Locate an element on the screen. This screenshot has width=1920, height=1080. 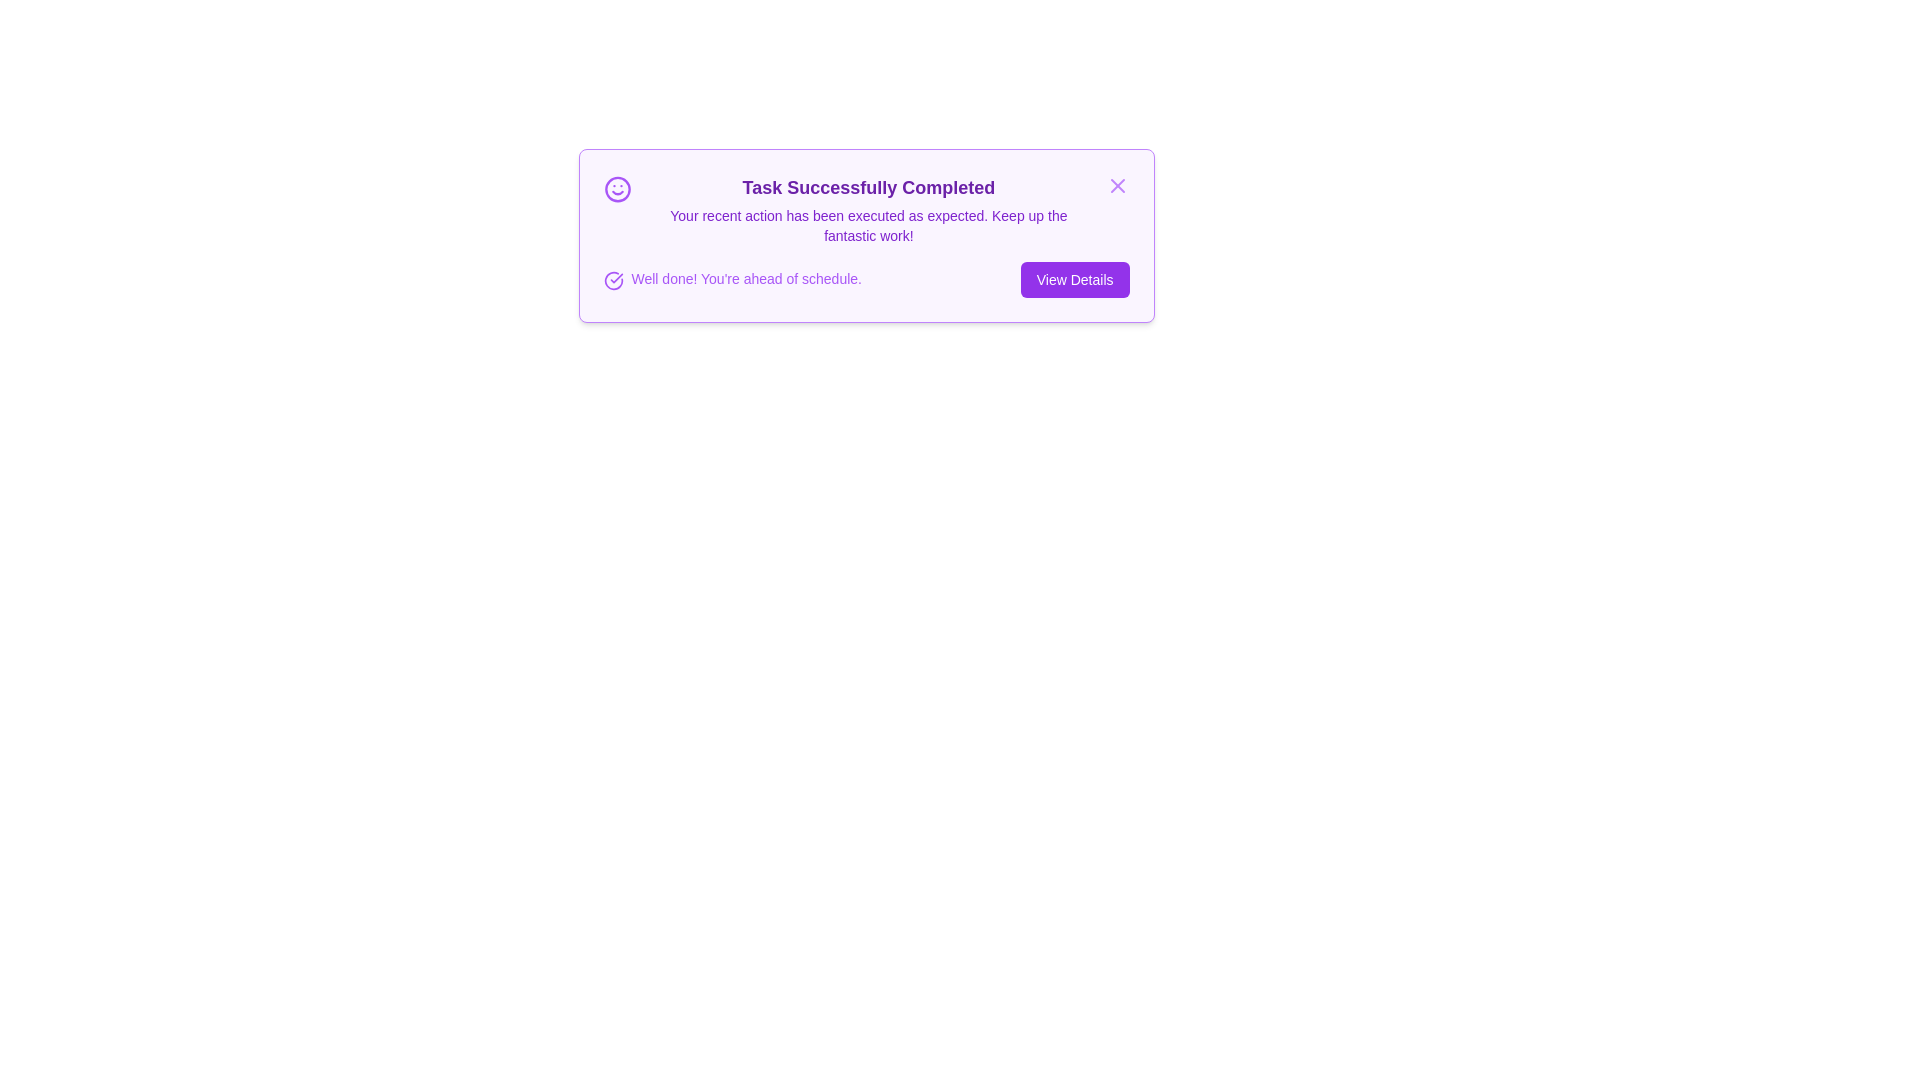
the 'View Details' button to navigate to additional details is located at coordinates (1074, 280).